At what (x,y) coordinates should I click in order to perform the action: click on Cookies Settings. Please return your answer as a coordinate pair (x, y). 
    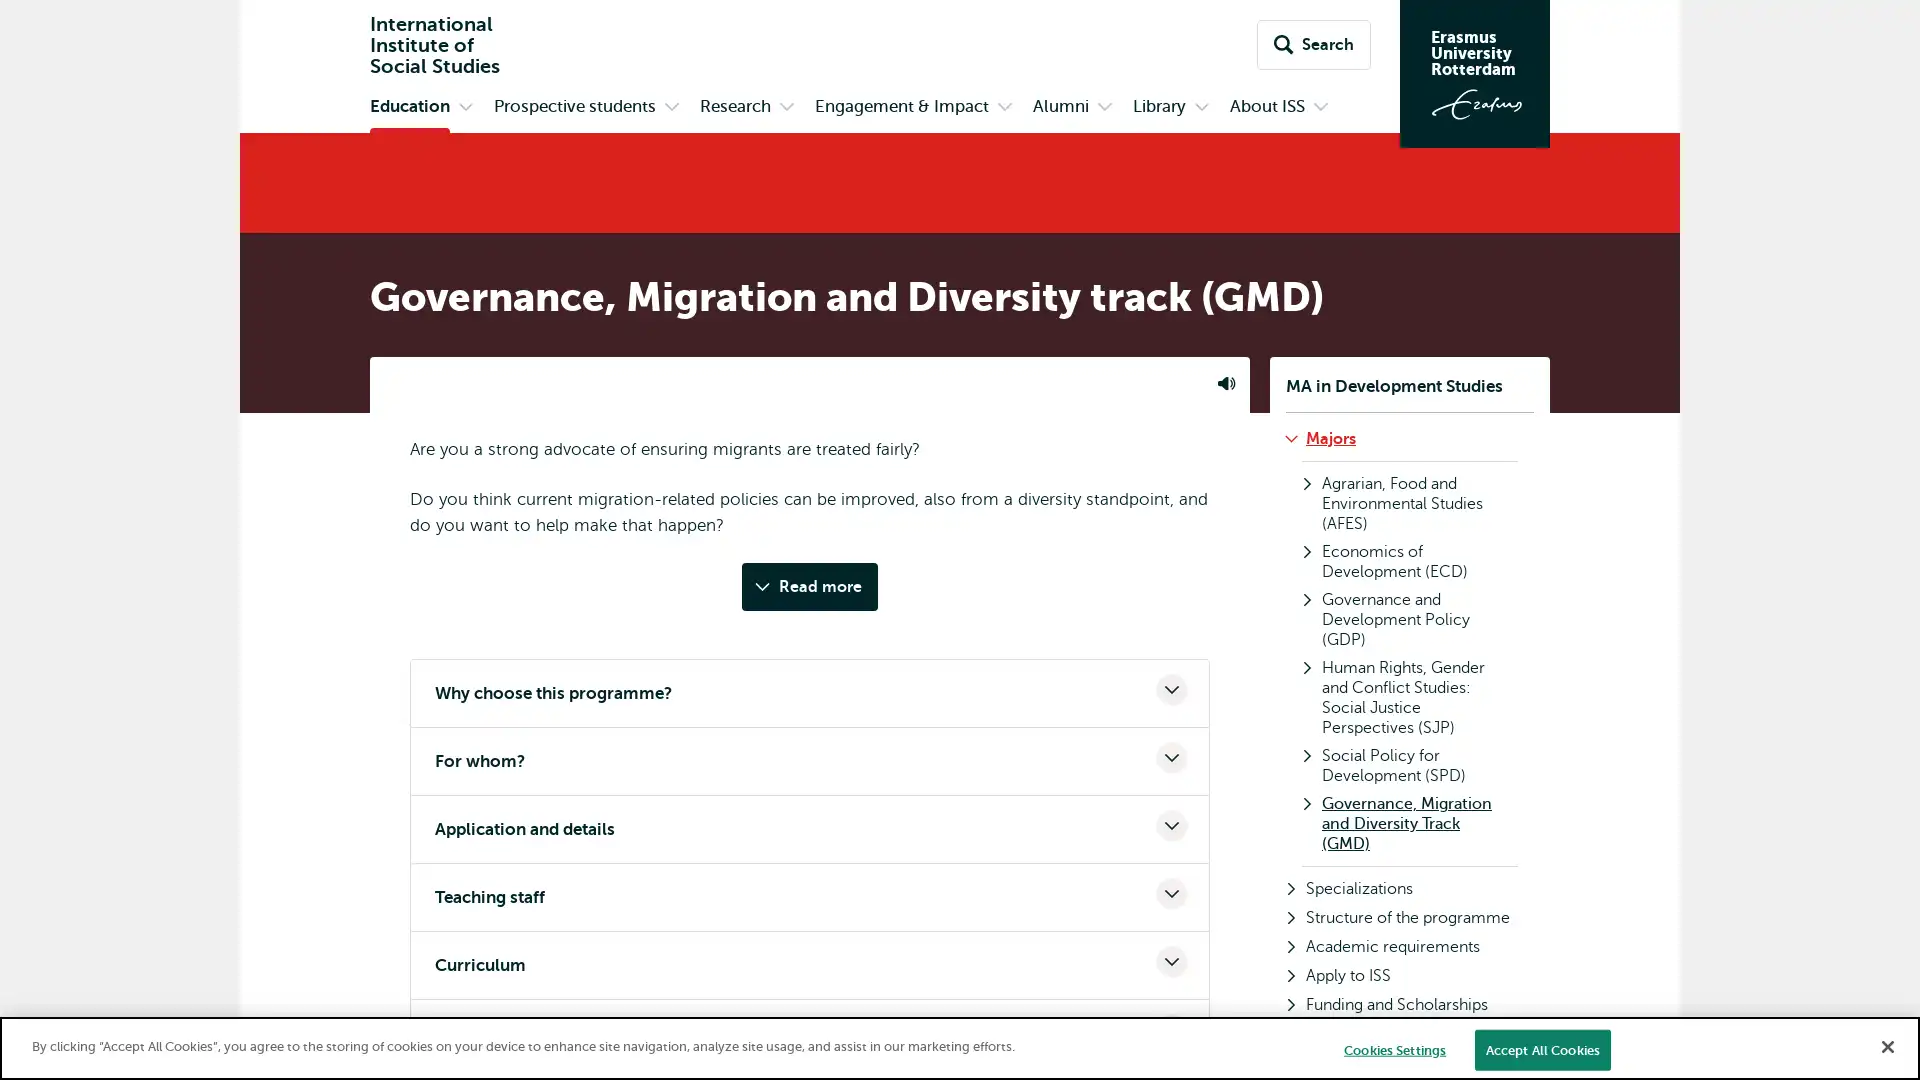
    Looking at the image, I should click on (1393, 1048).